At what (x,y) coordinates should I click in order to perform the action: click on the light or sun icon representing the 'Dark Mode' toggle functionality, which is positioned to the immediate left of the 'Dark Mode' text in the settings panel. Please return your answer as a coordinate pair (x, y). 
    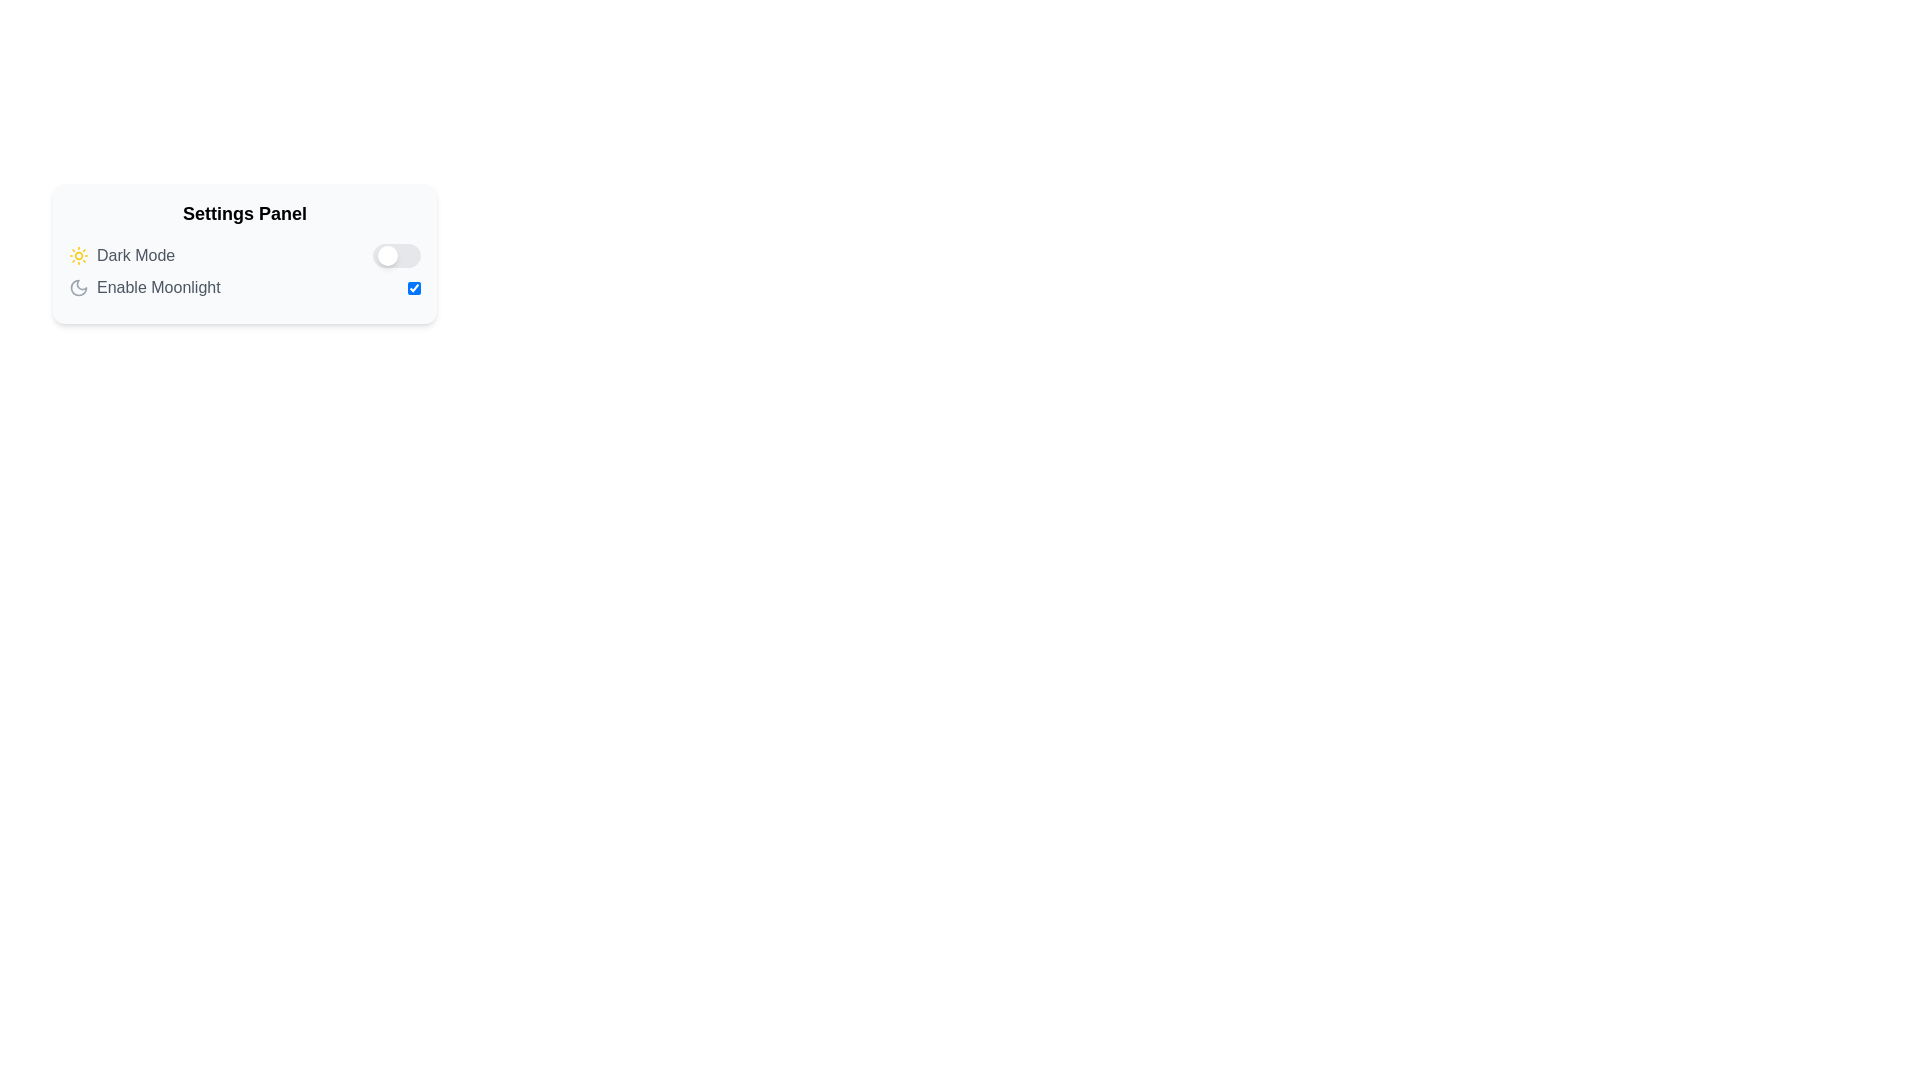
    Looking at the image, I should click on (78, 254).